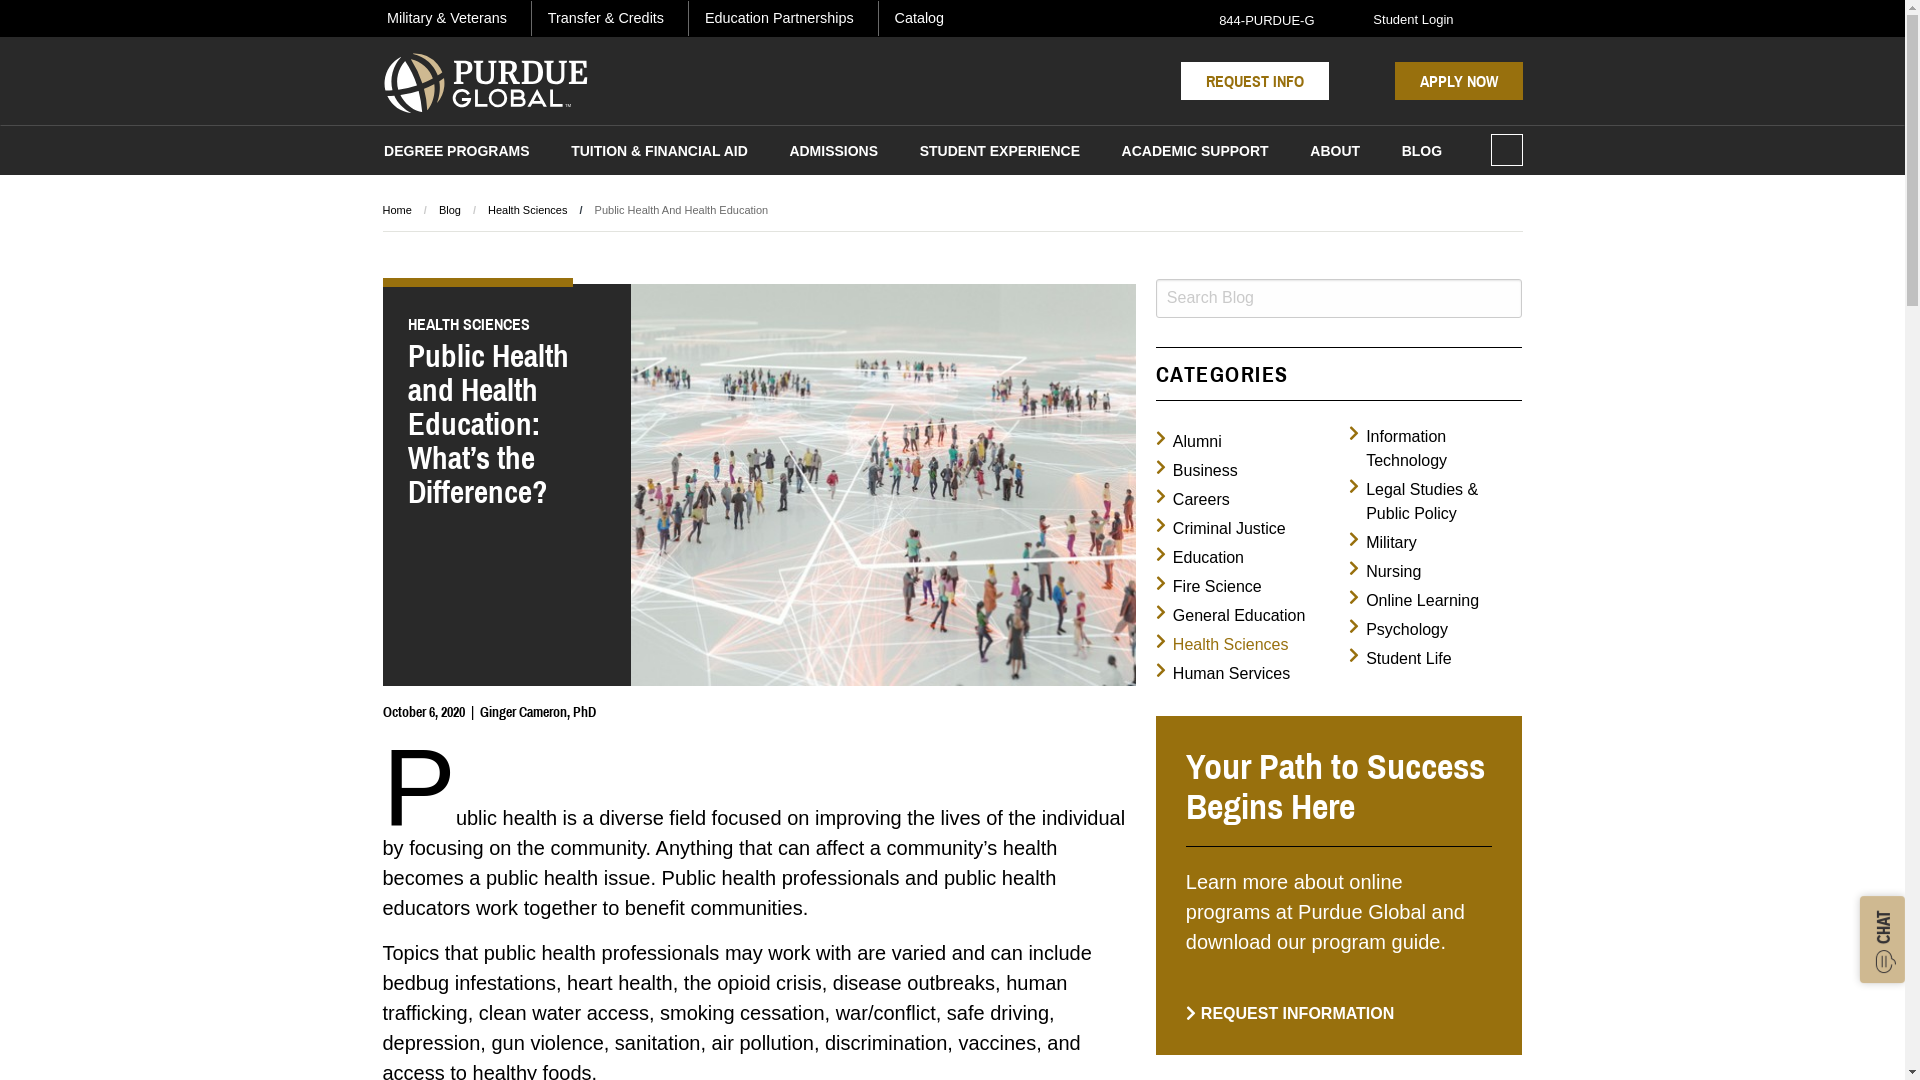 The width and height of the screenshot is (1920, 1080). What do you see at coordinates (445, 18) in the screenshot?
I see `'Military & Veterans'` at bounding box center [445, 18].